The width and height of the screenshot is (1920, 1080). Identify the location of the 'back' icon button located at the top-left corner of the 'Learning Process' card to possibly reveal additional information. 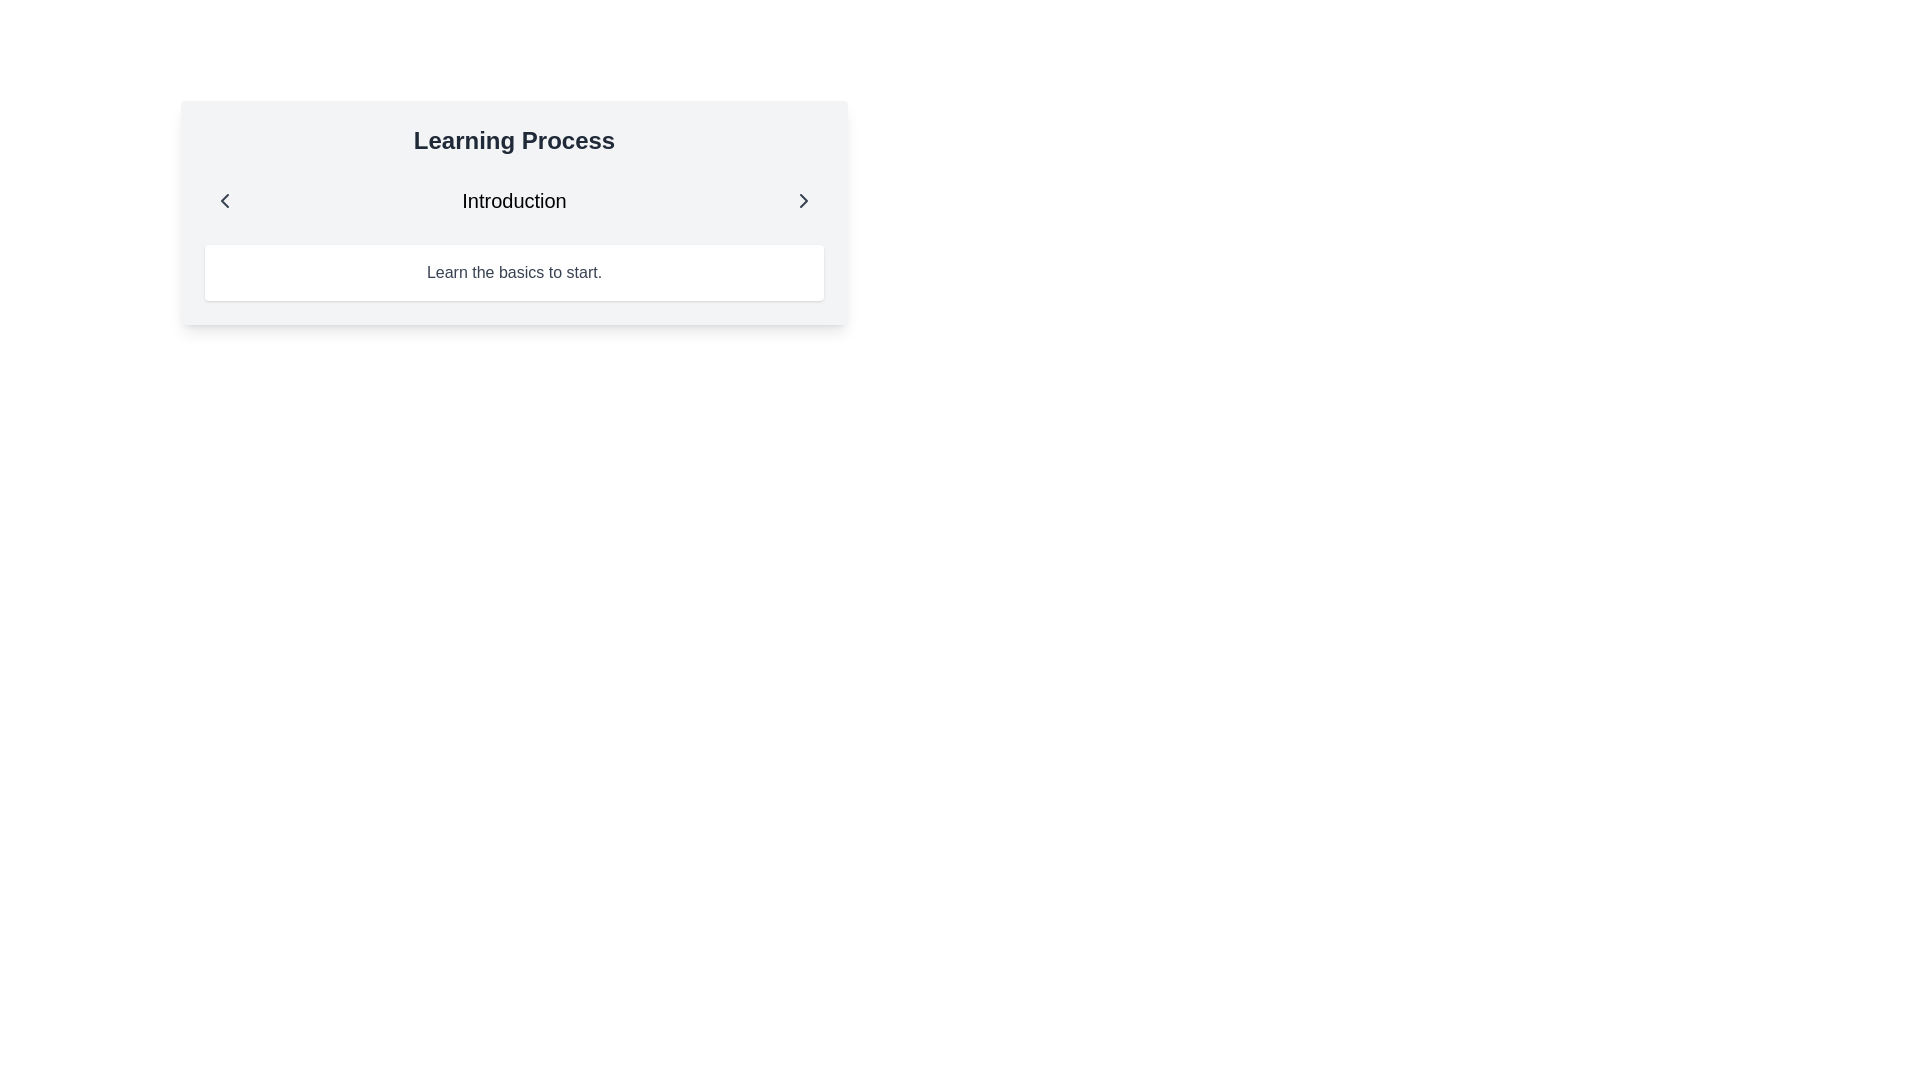
(225, 200).